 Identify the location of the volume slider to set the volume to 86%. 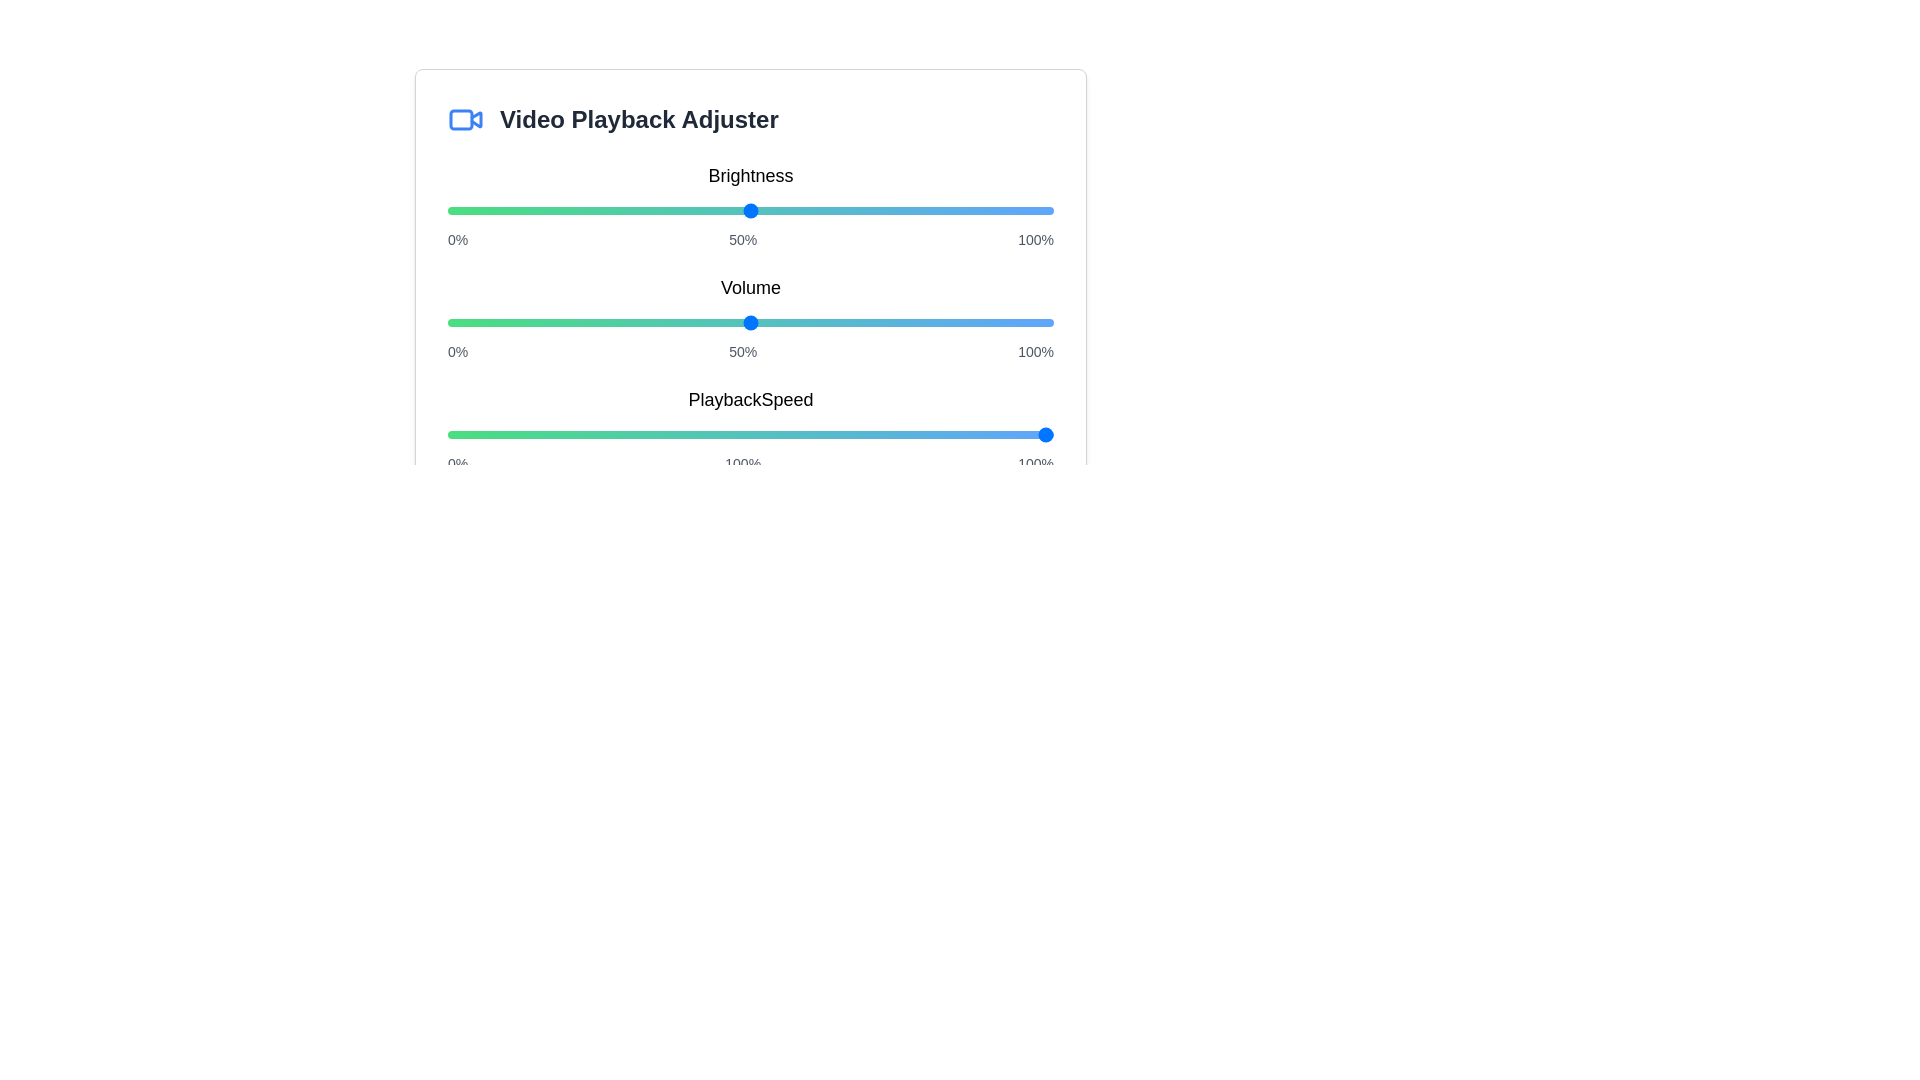
(969, 322).